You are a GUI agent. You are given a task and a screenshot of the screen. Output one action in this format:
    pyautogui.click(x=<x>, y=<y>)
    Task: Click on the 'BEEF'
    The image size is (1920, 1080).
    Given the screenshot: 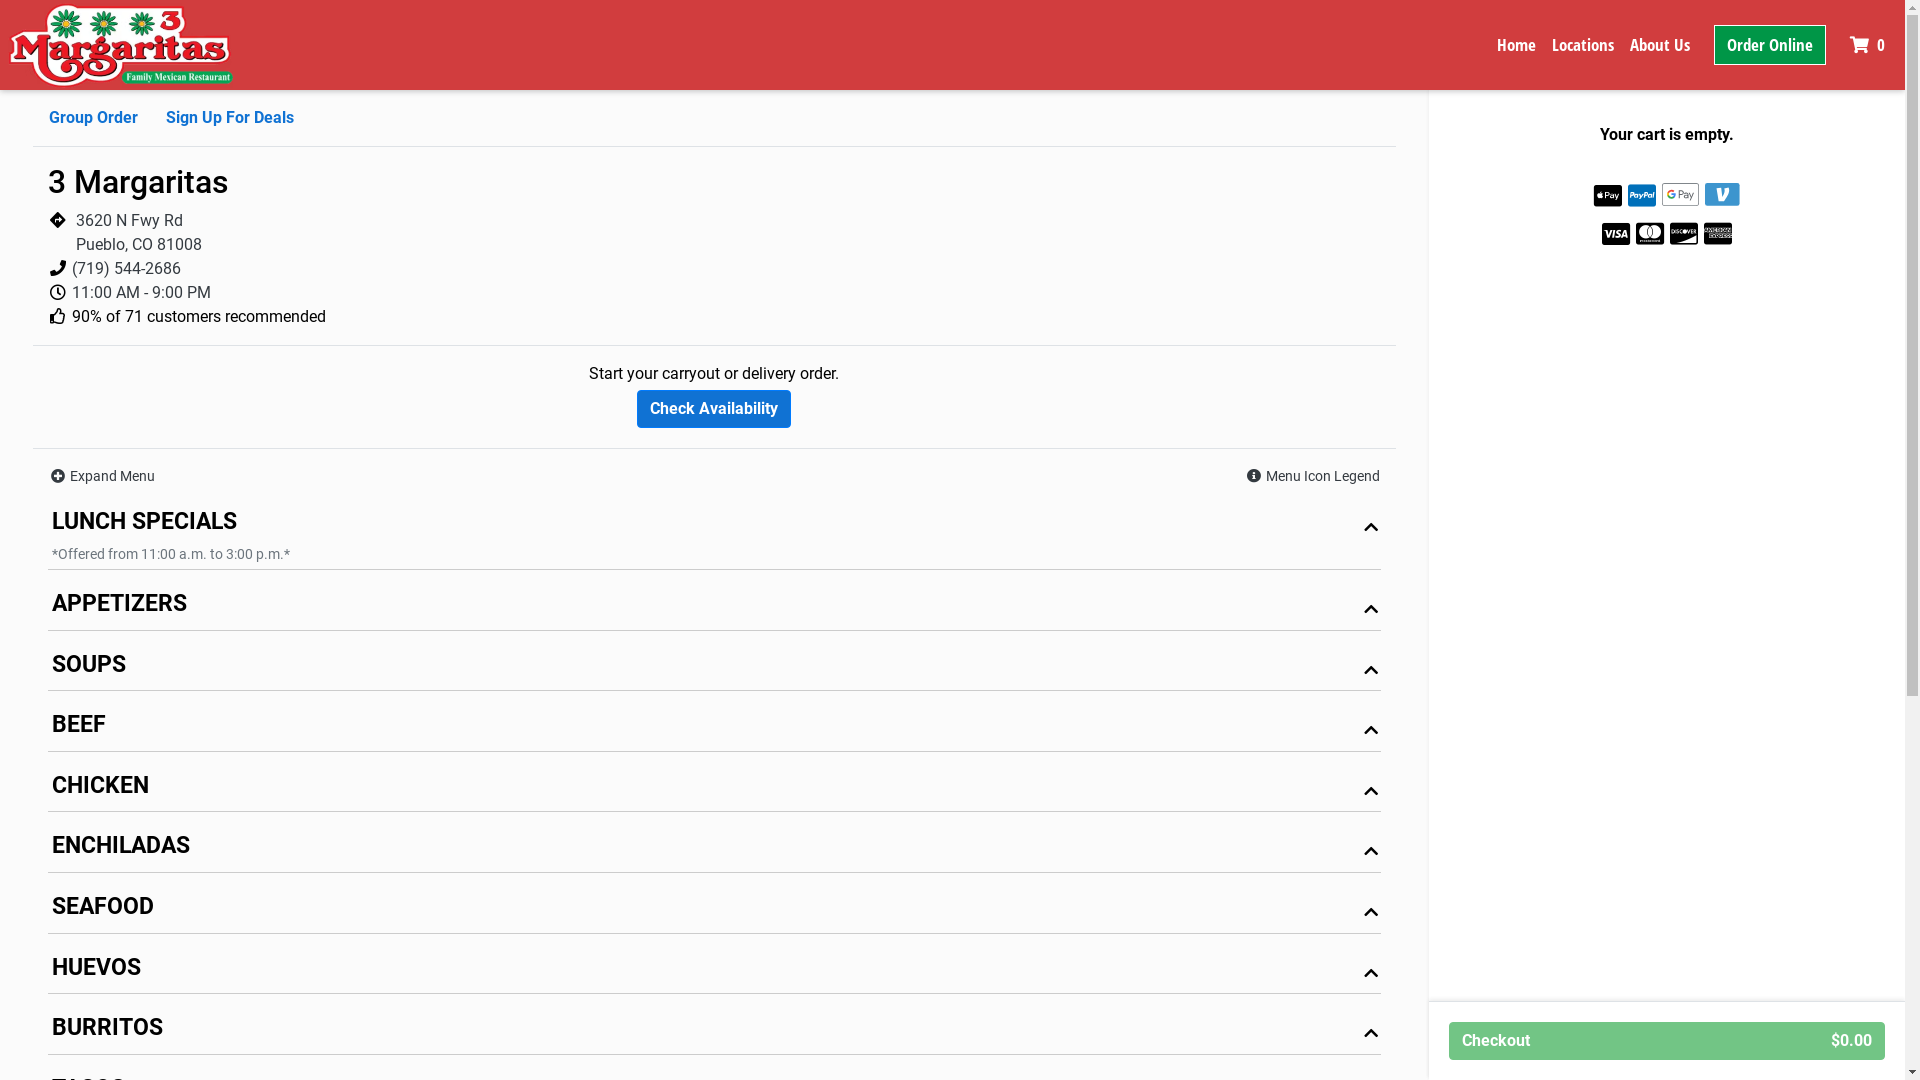 What is the action you would take?
    pyautogui.click(x=714, y=729)
    